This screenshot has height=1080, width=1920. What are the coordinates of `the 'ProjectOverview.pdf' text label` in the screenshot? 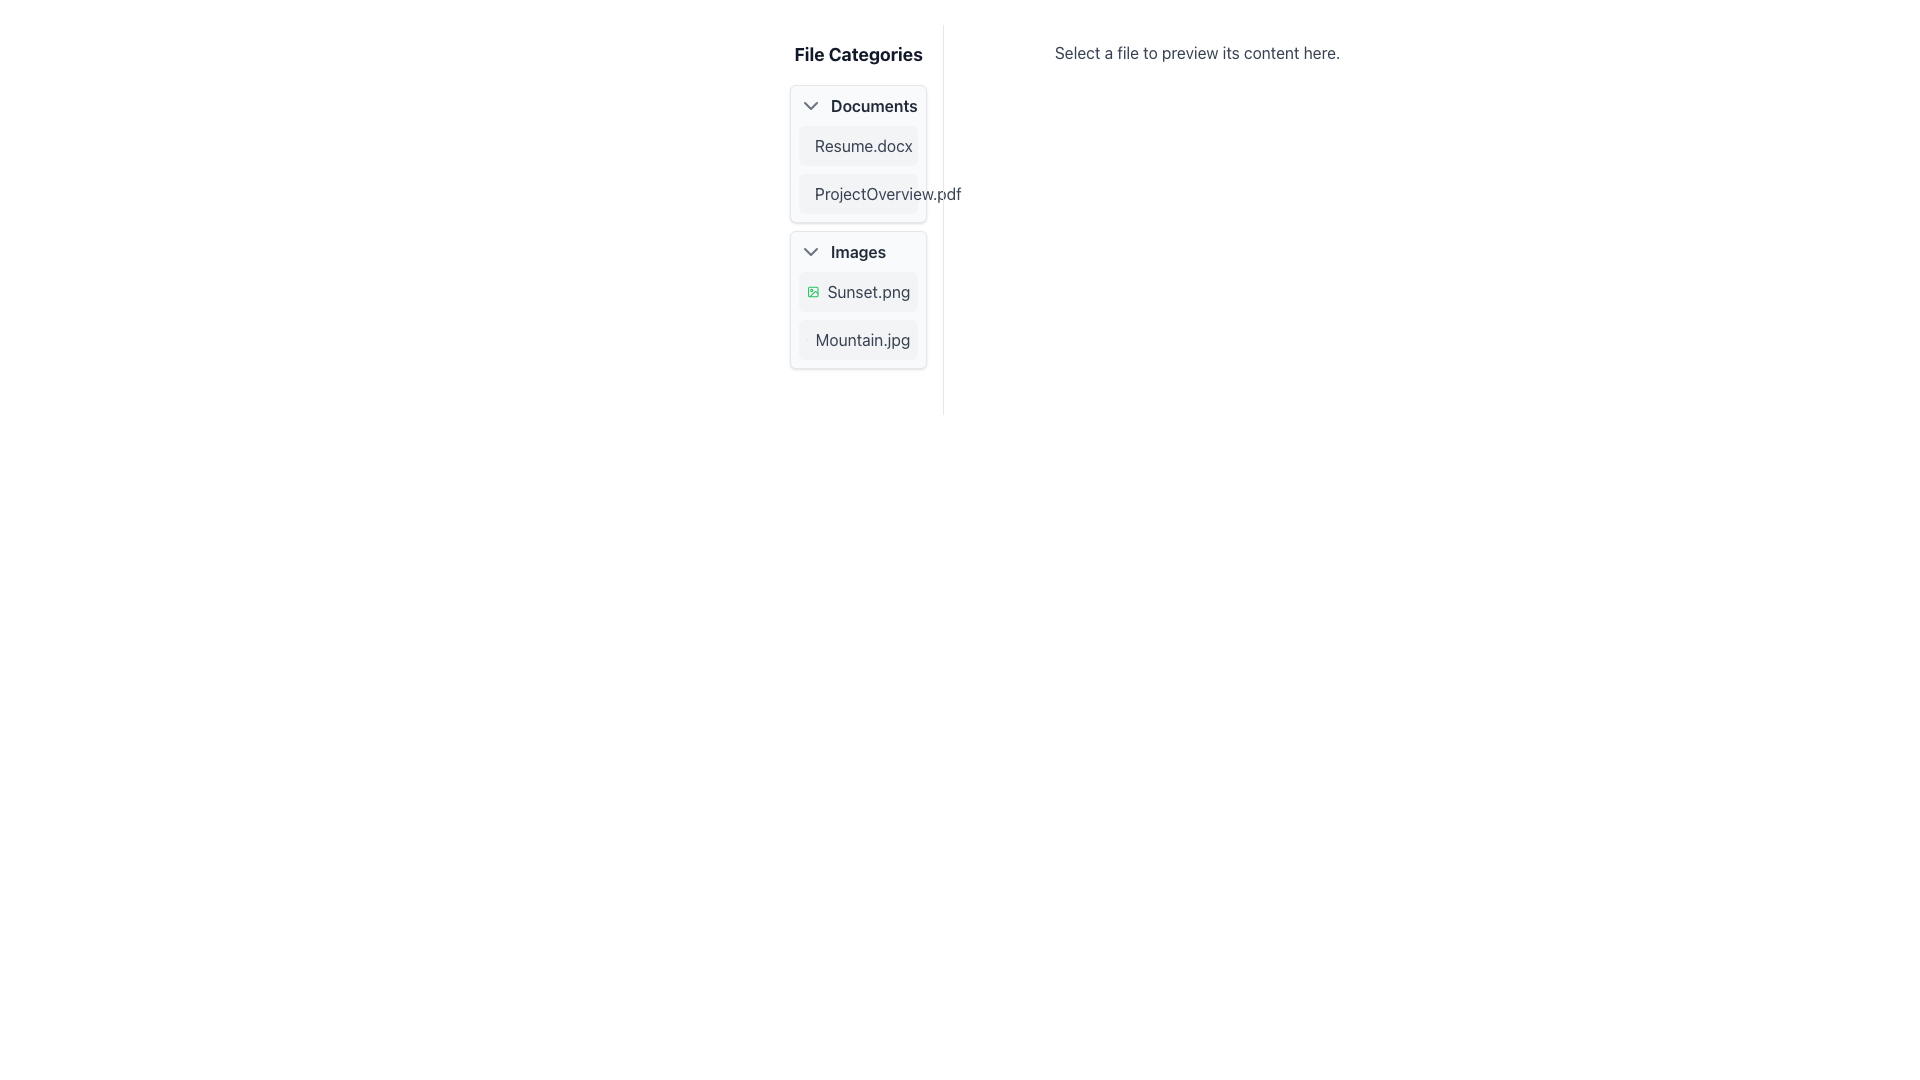 It's located at (887, 193).